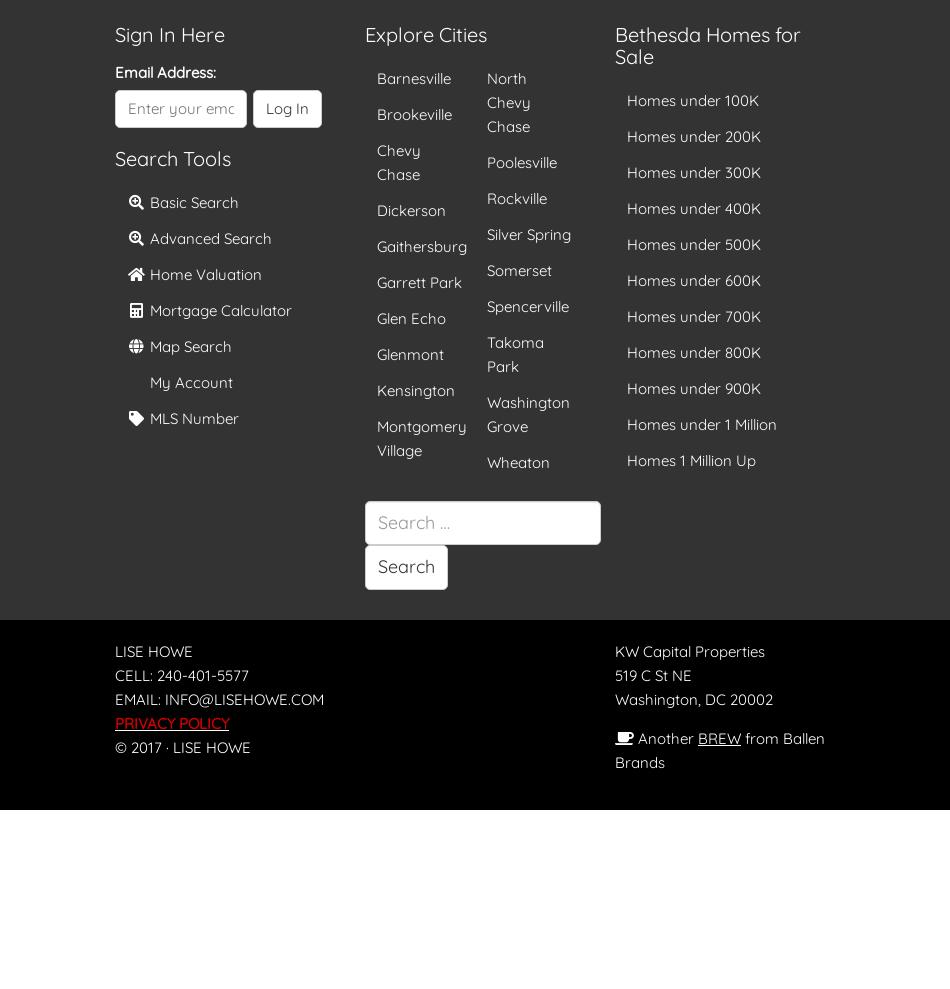  Describe the element at coordinates (115, 697) in the screenshot. I see `'EMAIL: INFO@LISEHOWE.COM'` at that location.